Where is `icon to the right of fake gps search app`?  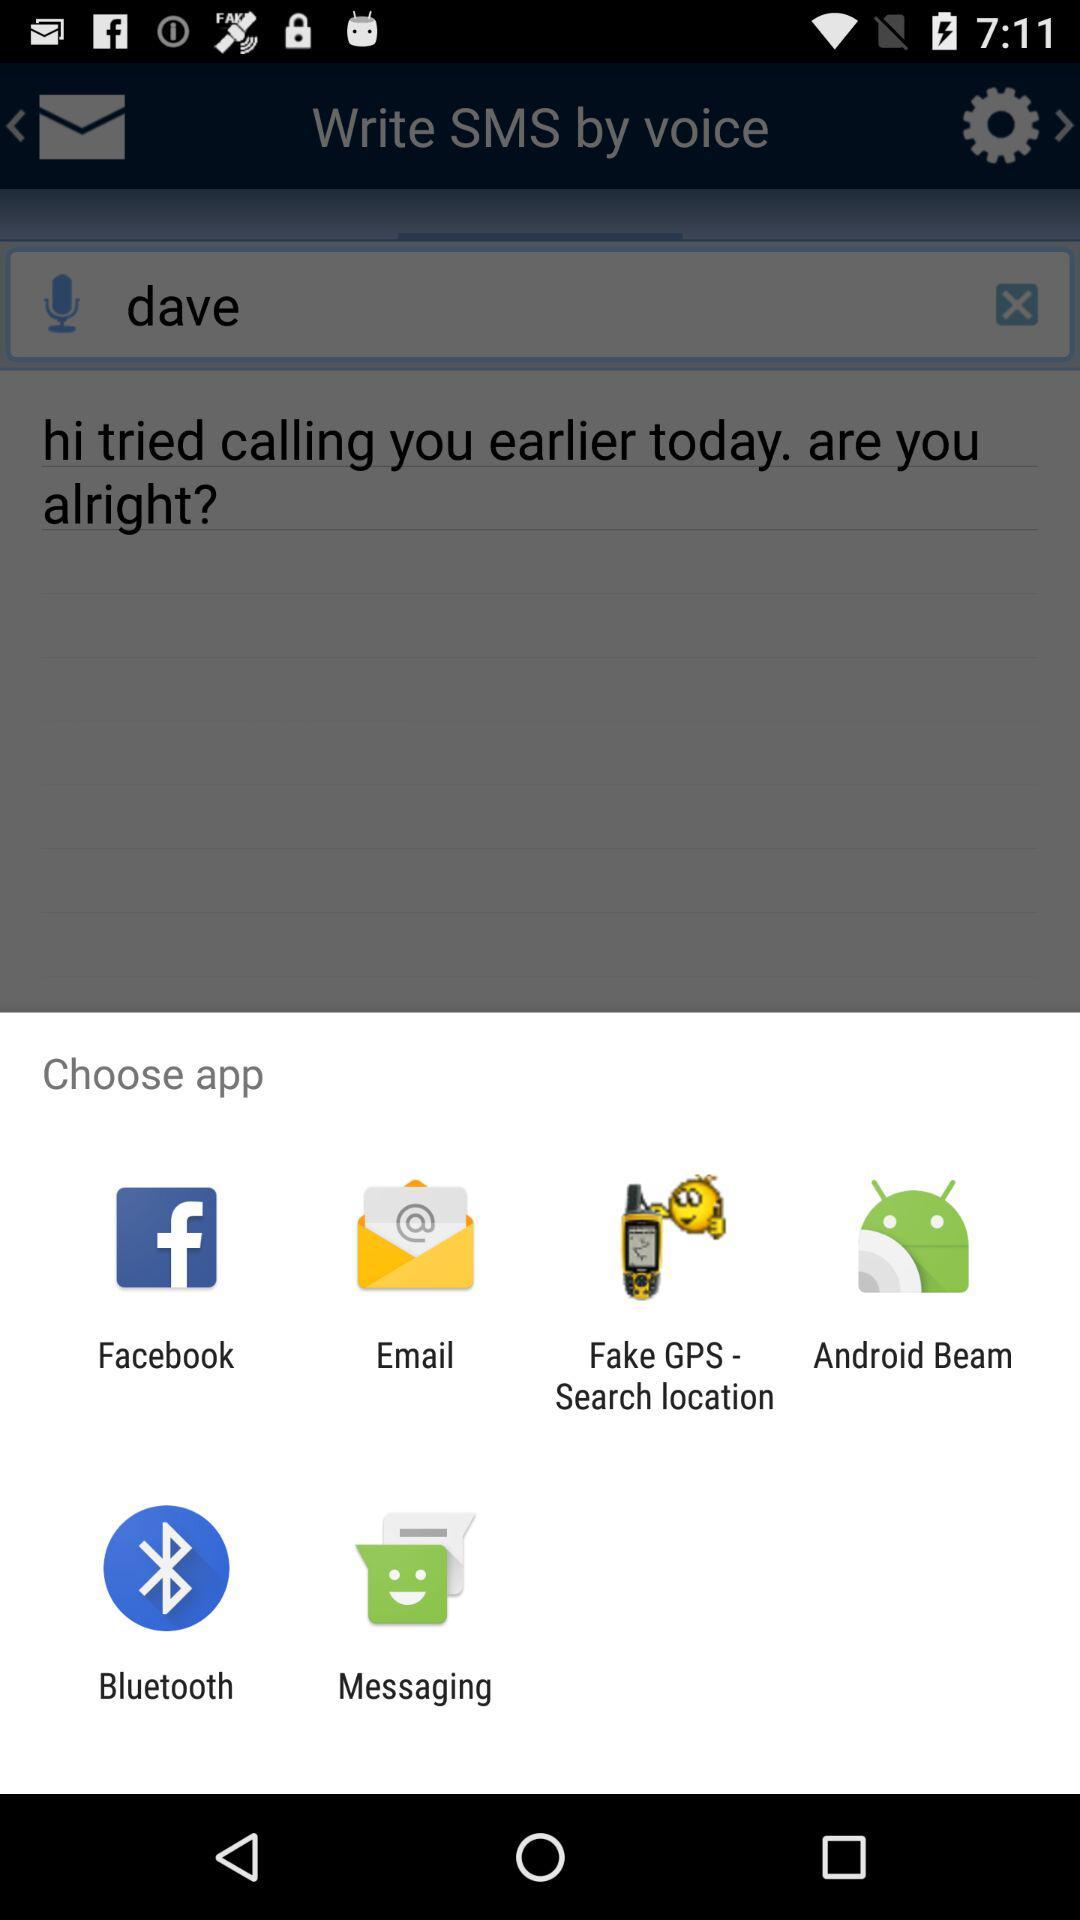 icon to the right of fake gps search app is located at coordinates (913, 1374).